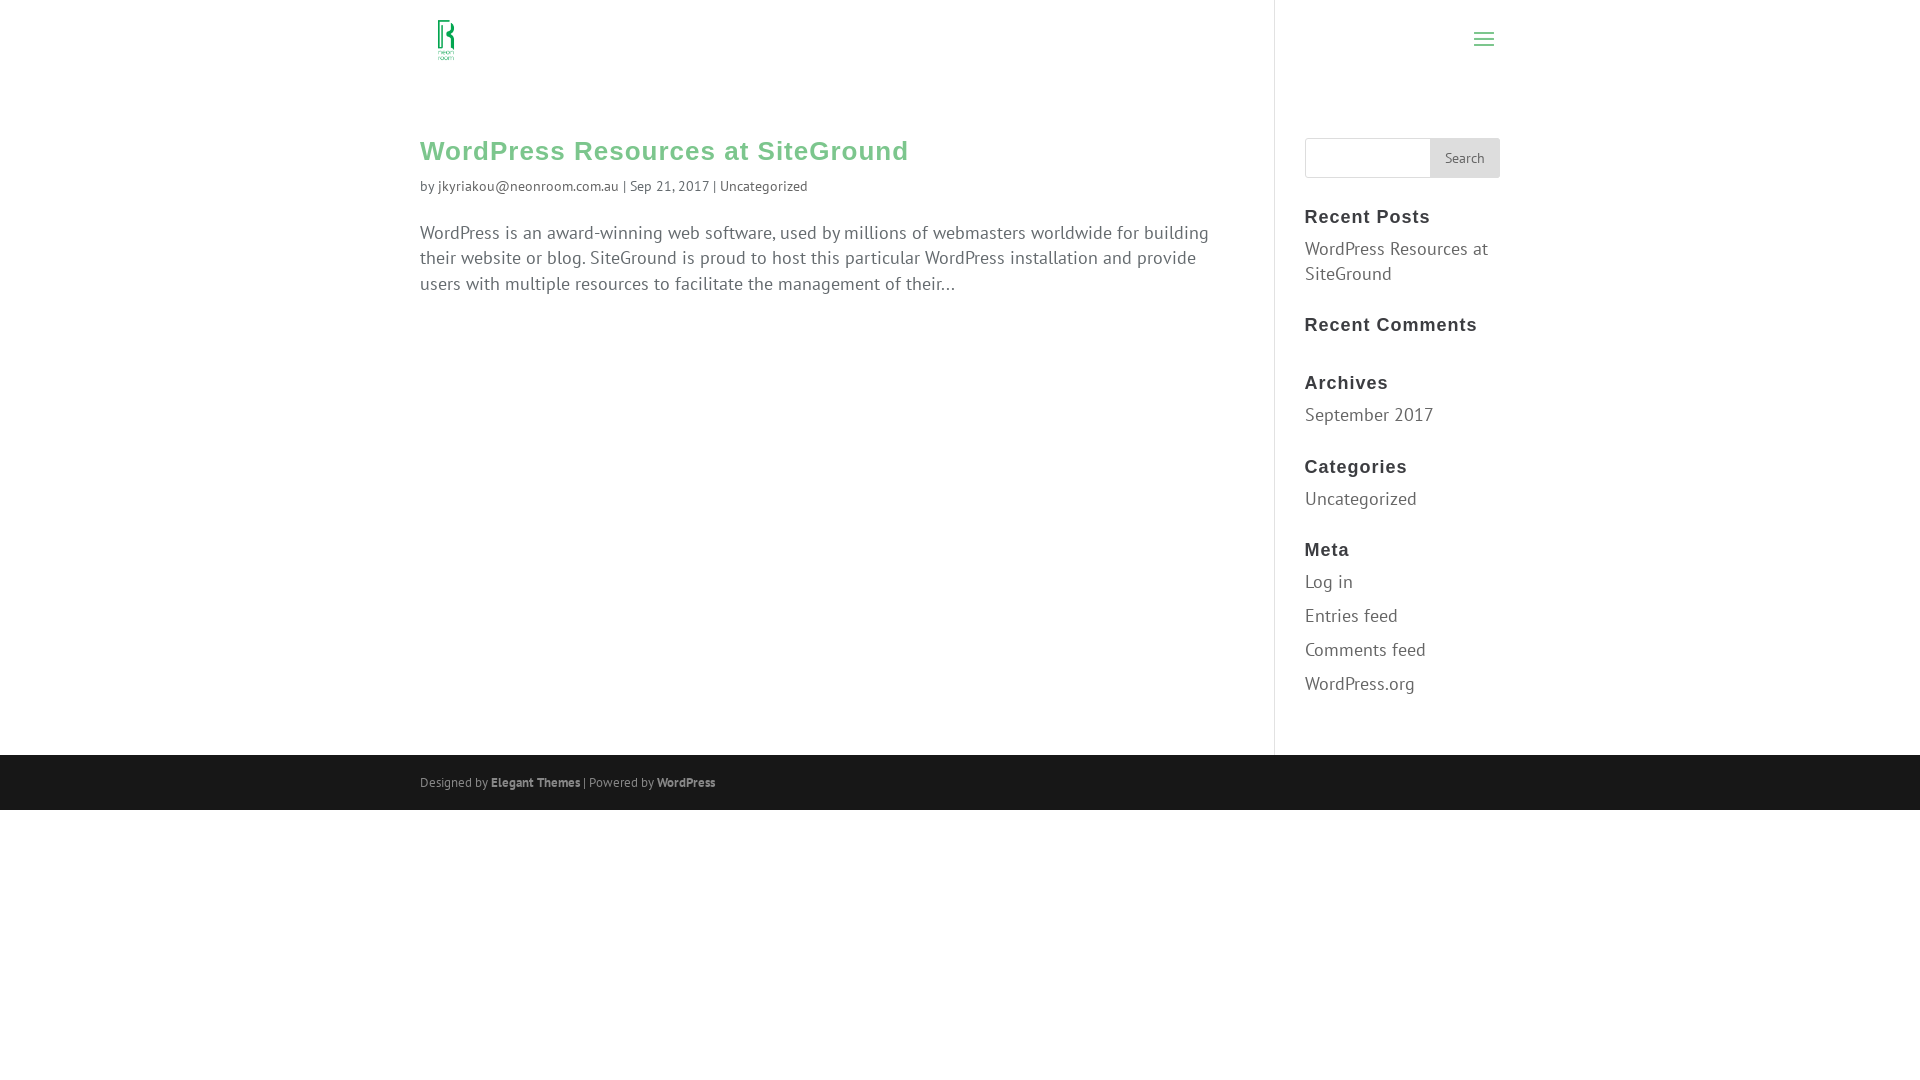  I want to click on 'Comments feed', so click(1305, 649).